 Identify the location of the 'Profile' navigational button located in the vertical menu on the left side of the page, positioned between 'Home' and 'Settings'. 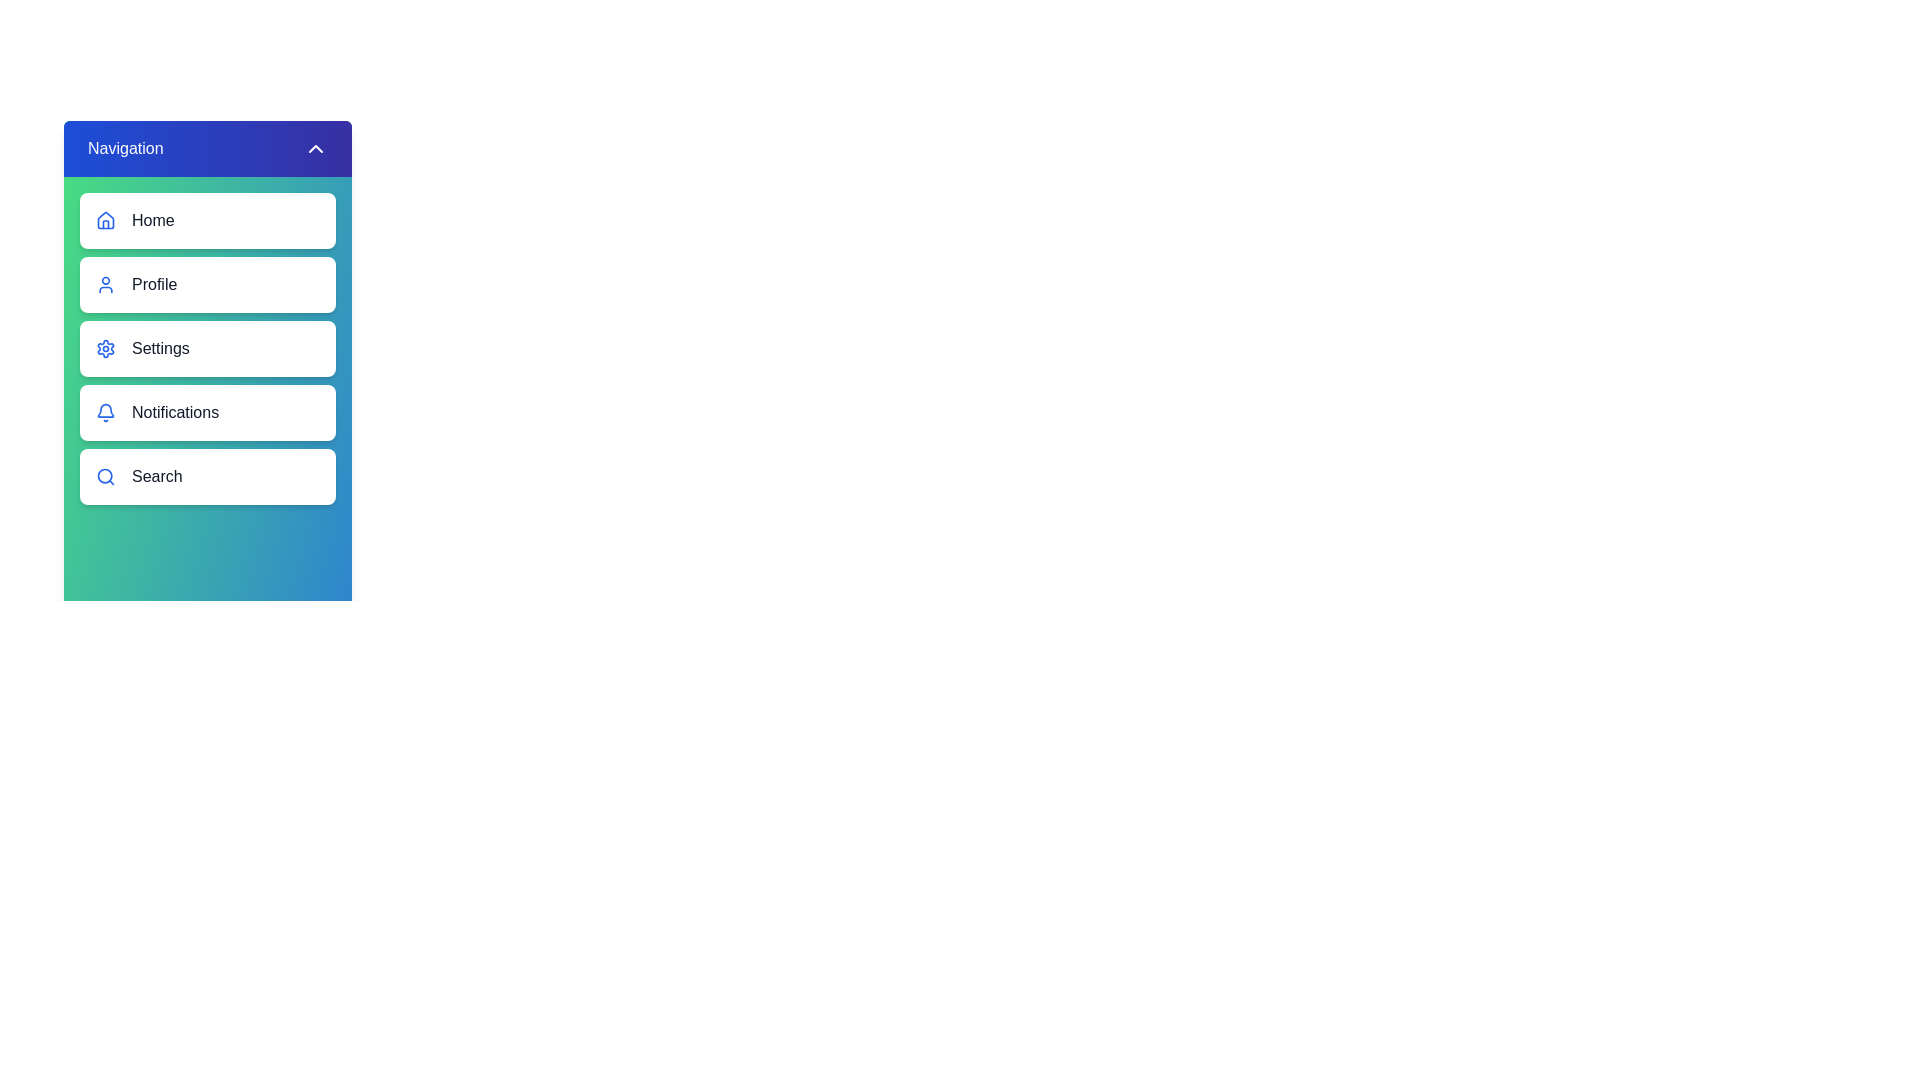
(207, 285).